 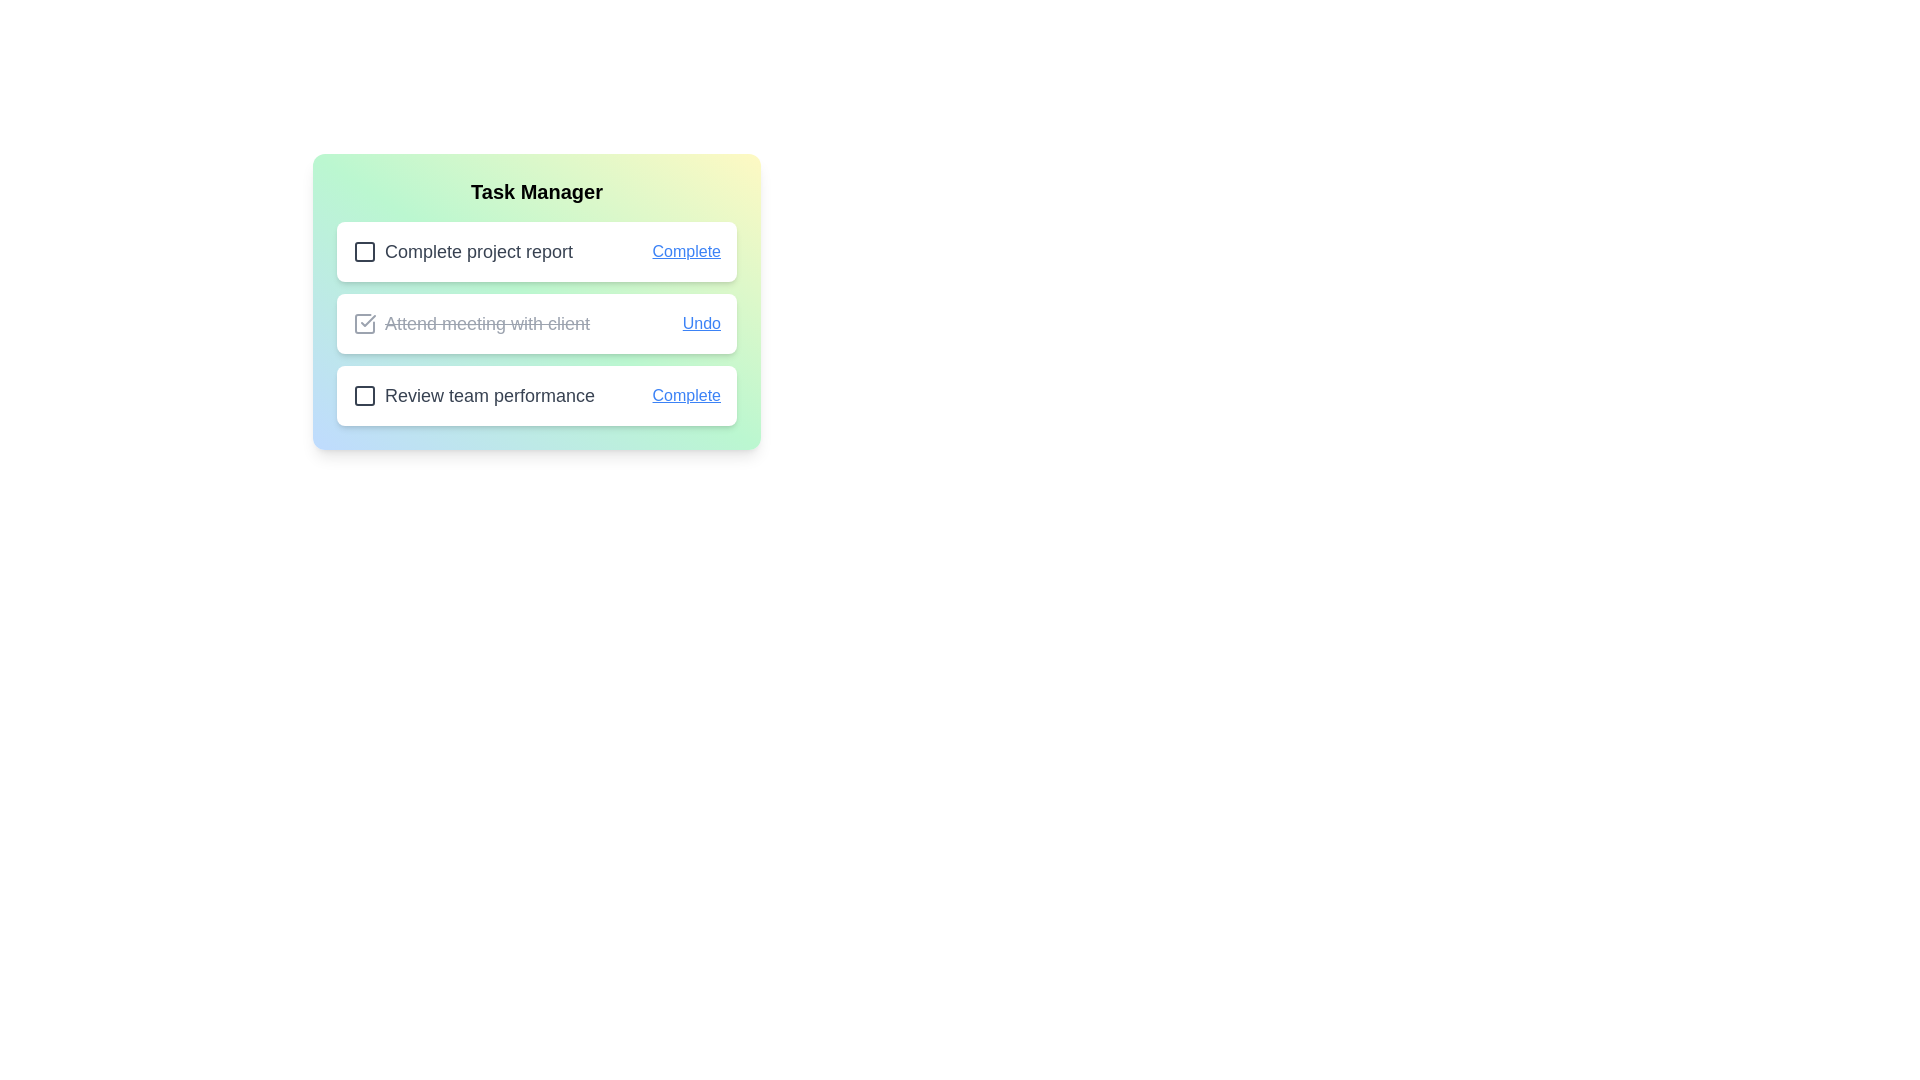 What do you see at coordinates (701, 323) in the screenshot?
I see `the button labeled Undo for the task Attend meeting with client` at bounding box center [701, 323].